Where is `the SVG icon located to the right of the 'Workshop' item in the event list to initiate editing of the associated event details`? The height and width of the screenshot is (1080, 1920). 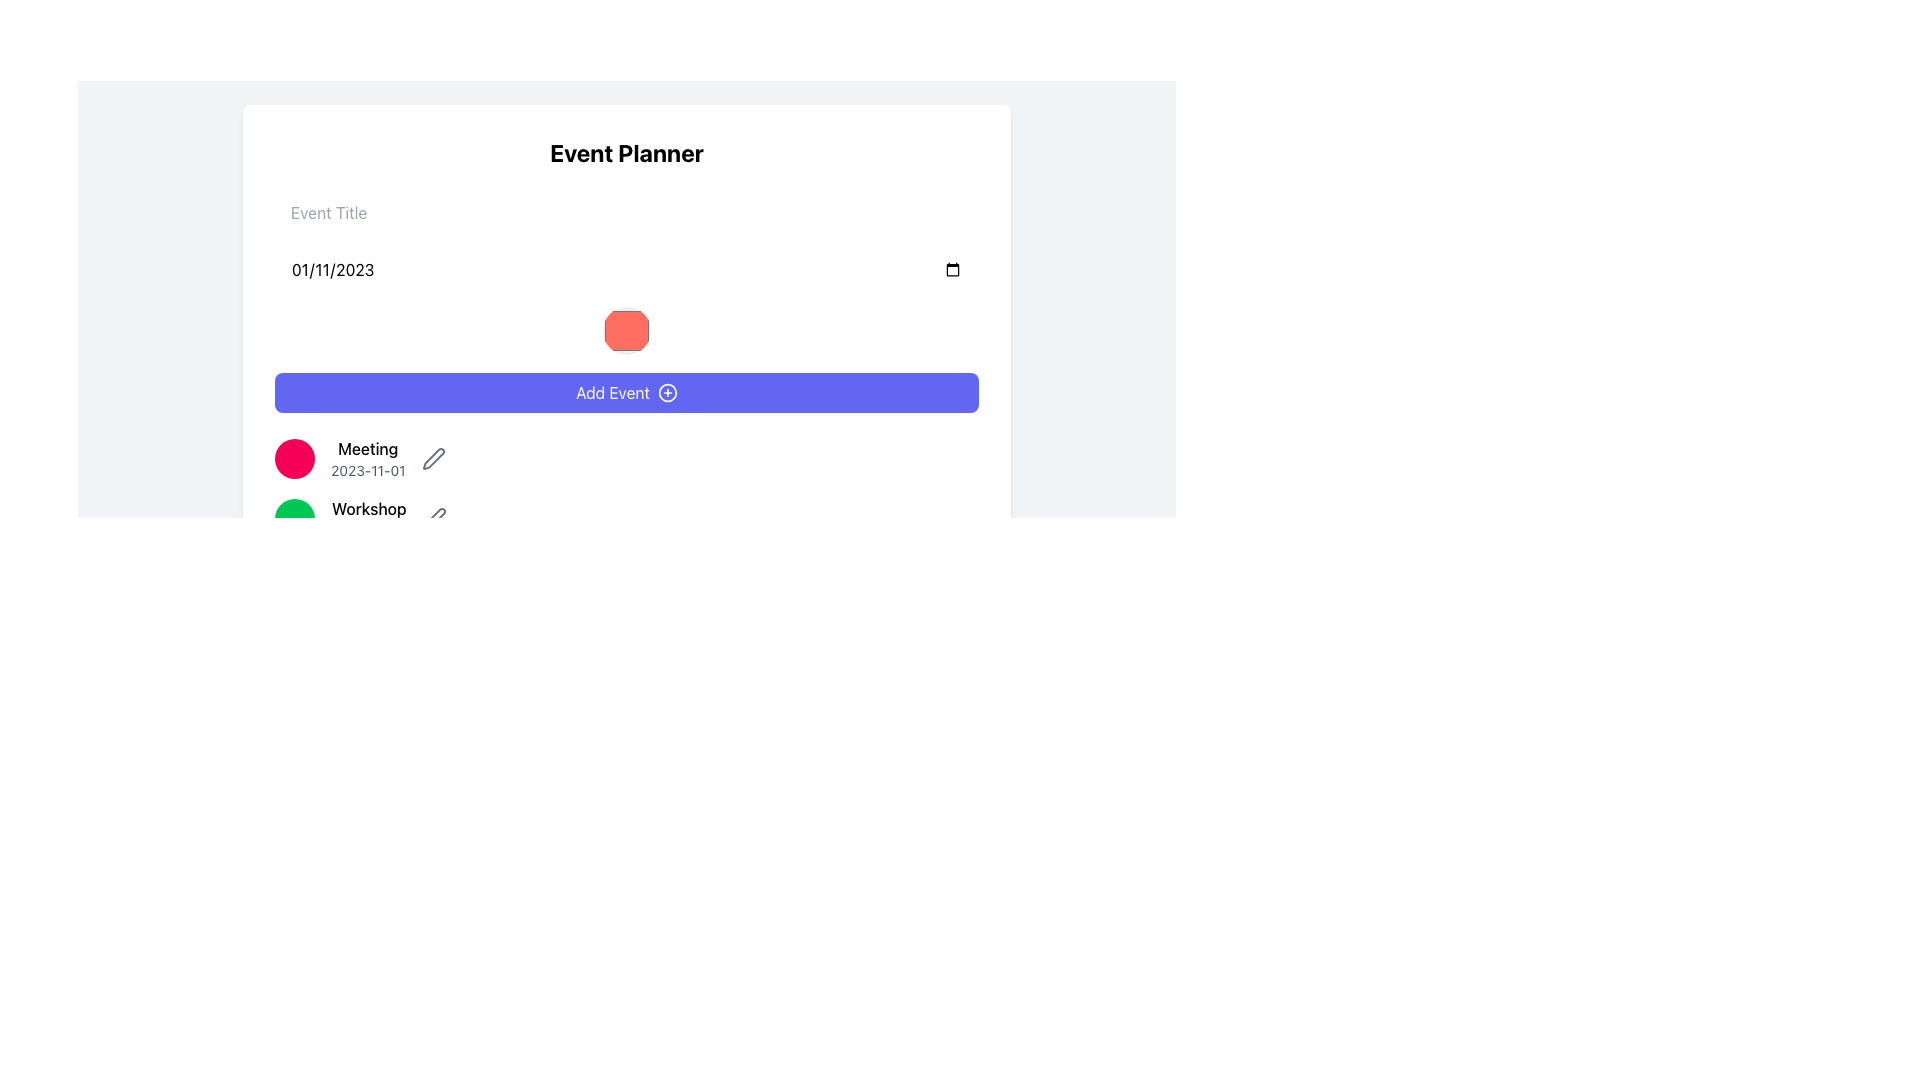
the SVG icon located to the right of the 'Workshop' item in the event list to initiate editing of the associated event details is located at coordinates (432, 459).